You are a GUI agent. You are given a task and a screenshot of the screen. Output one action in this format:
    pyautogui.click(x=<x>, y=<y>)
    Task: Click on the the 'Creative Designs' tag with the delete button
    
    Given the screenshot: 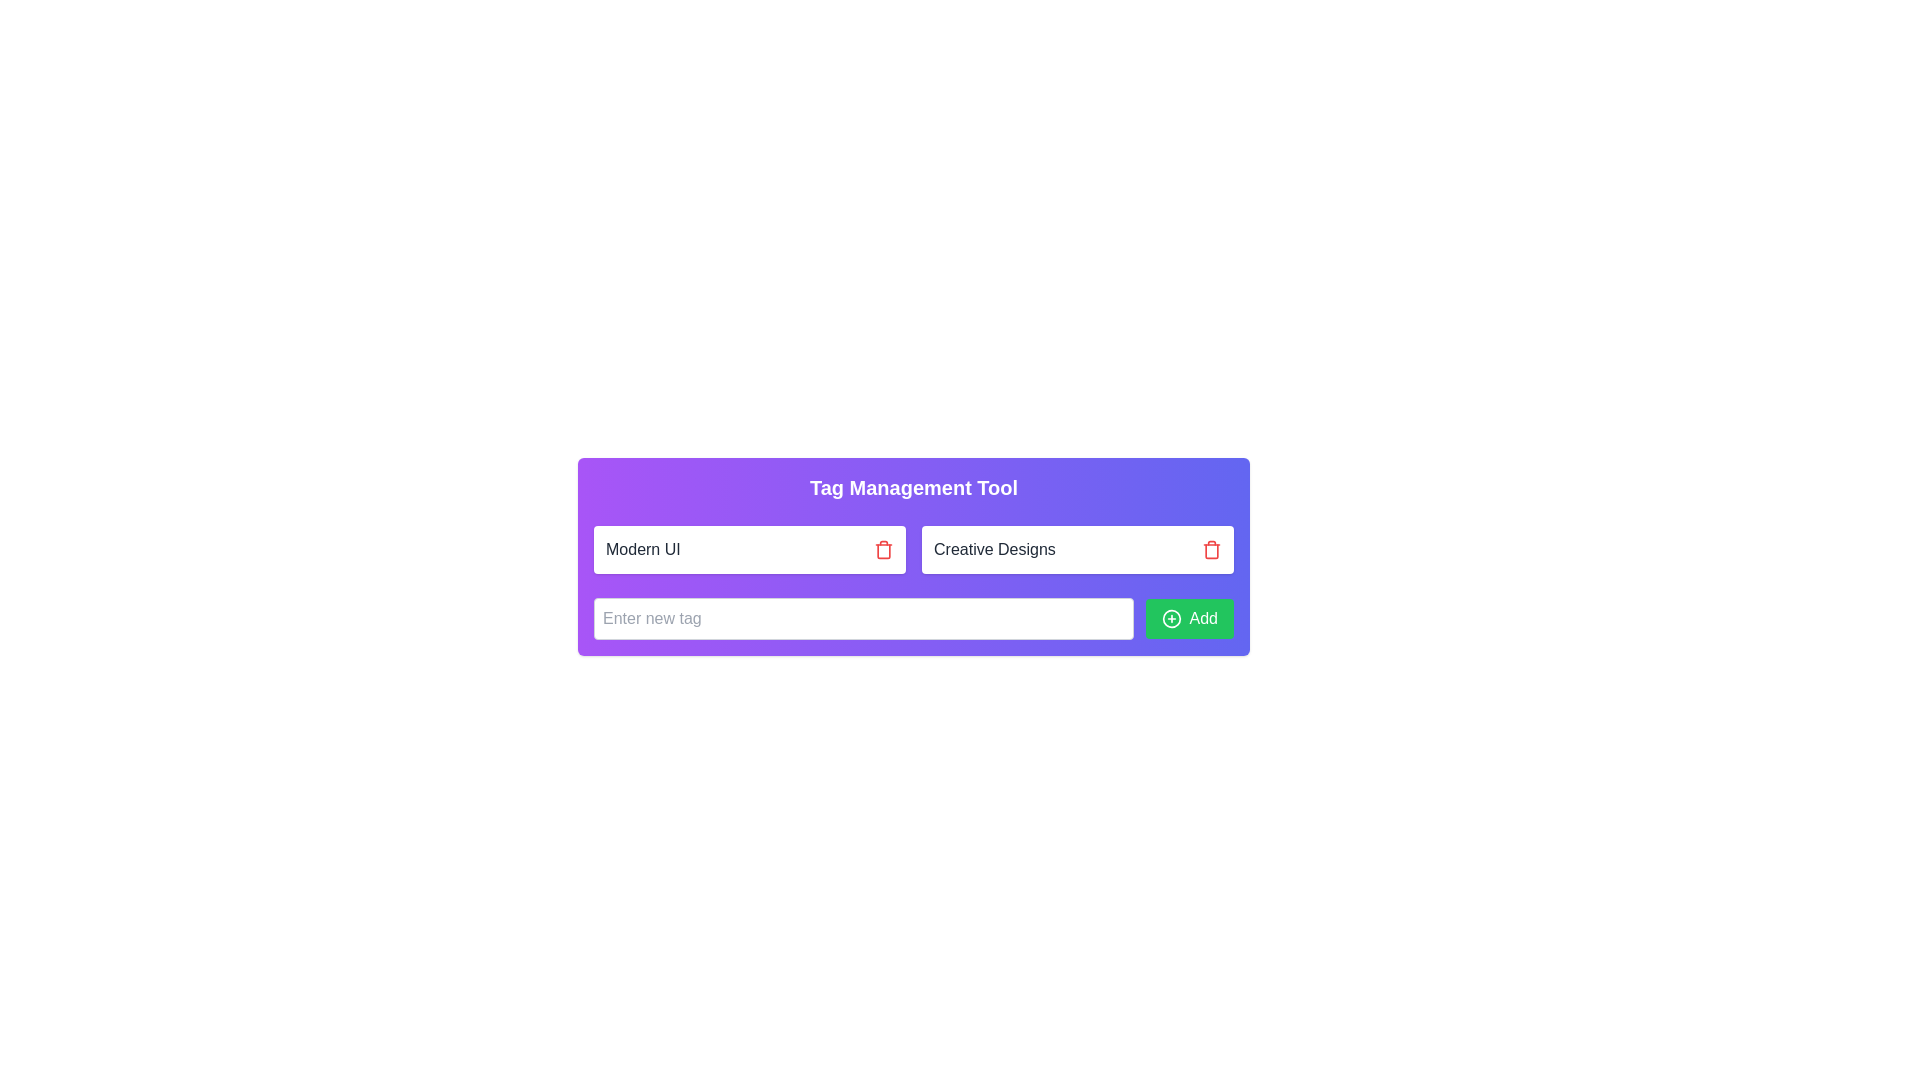 What is the action you would take?
    pyautogui.click(x=1077, y=550)
    